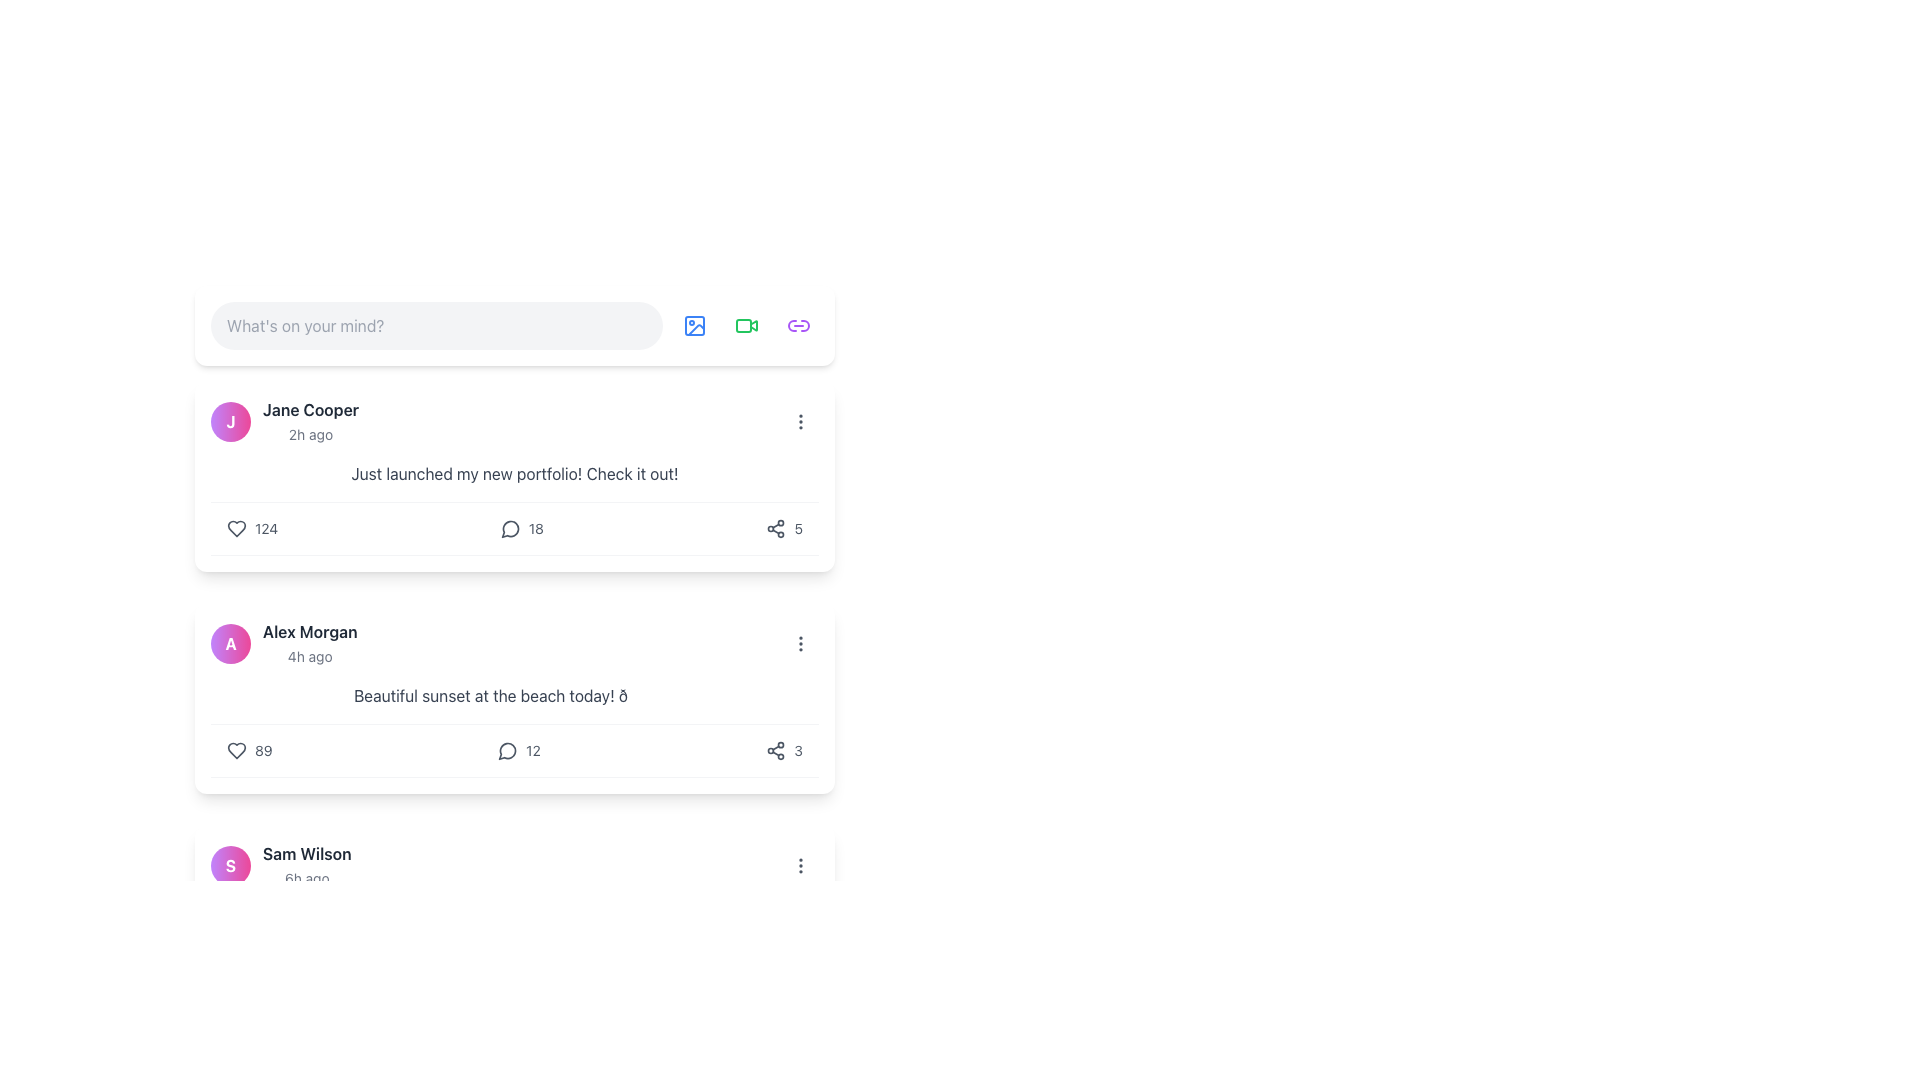 This screenshot has width=1920, height=1080. Describe the element at coordinates (797, 325) in the screenshot. I see `the fourth, rightmost button in the horizontal row of circular icons` at that location.